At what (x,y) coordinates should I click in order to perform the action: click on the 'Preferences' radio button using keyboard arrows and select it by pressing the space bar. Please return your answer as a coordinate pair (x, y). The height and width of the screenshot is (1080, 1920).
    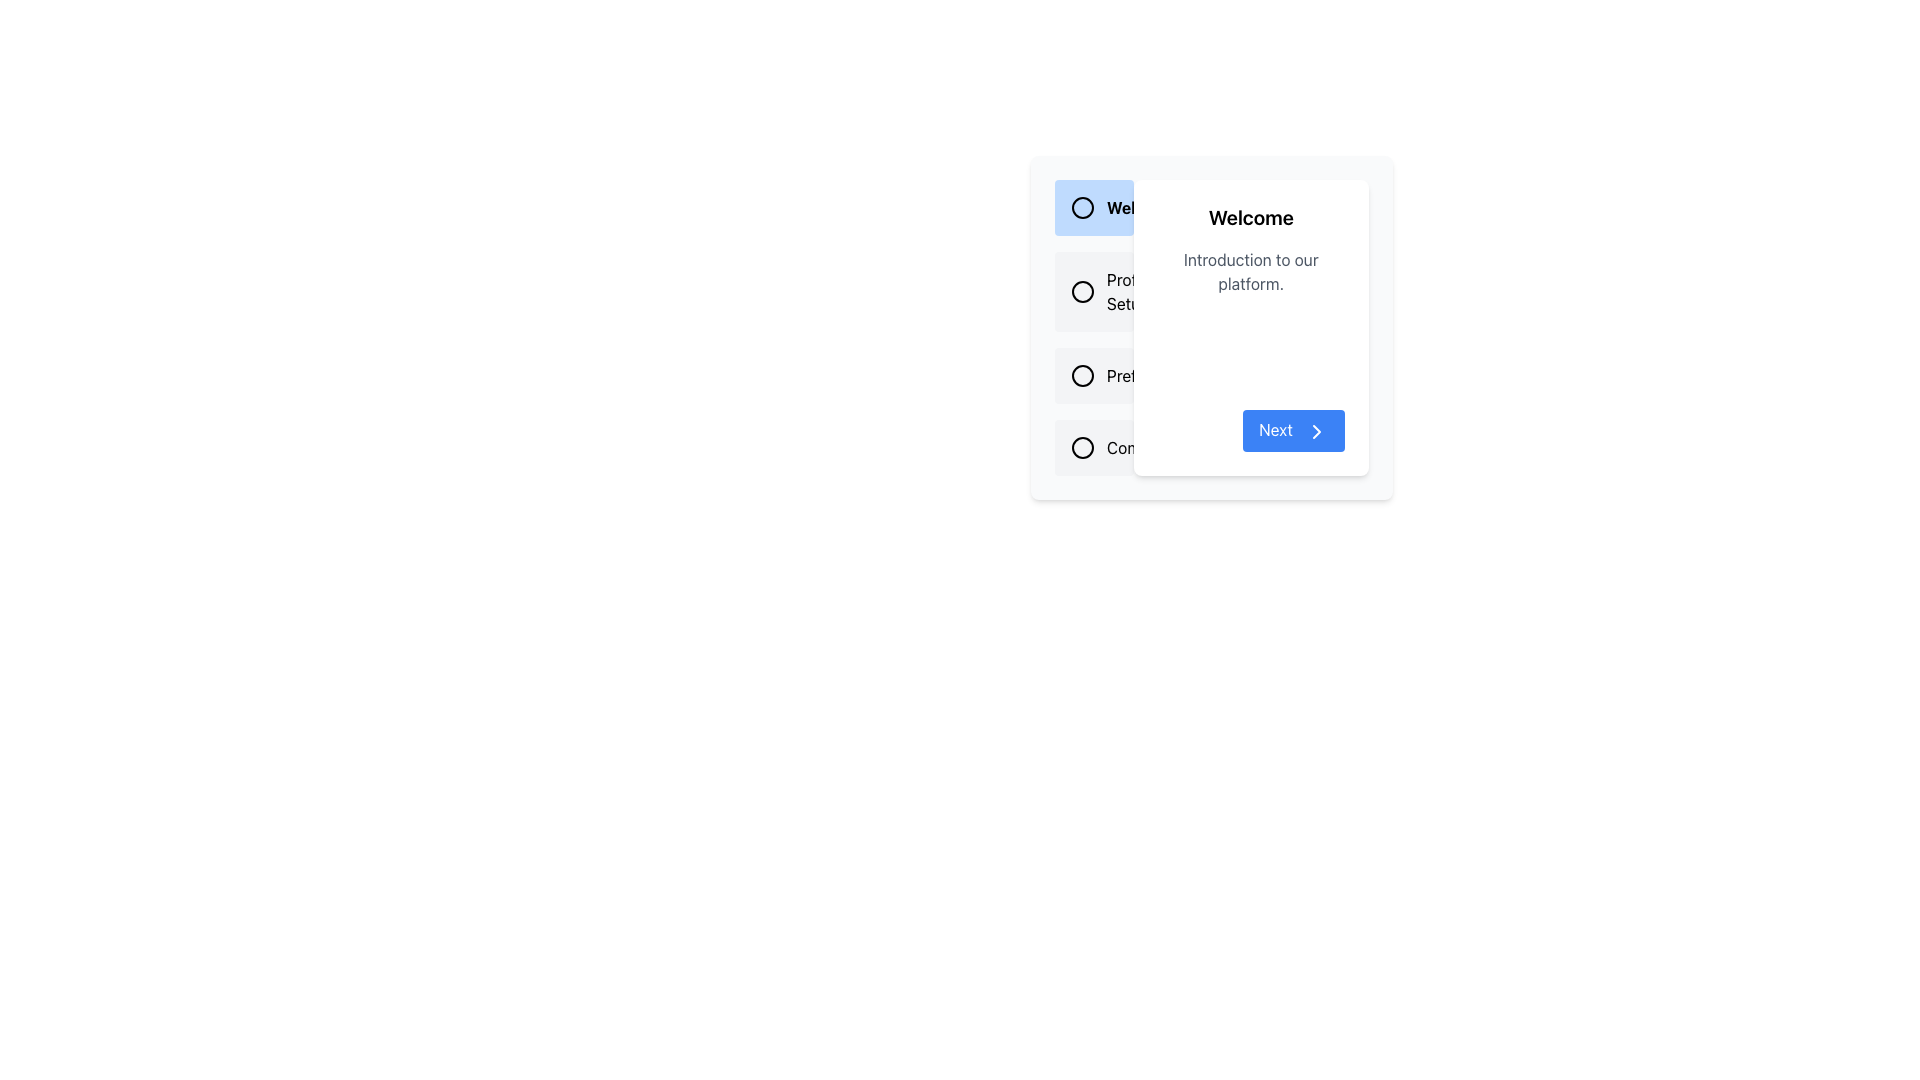
    Looking at the image, I should click on (1093, 375).